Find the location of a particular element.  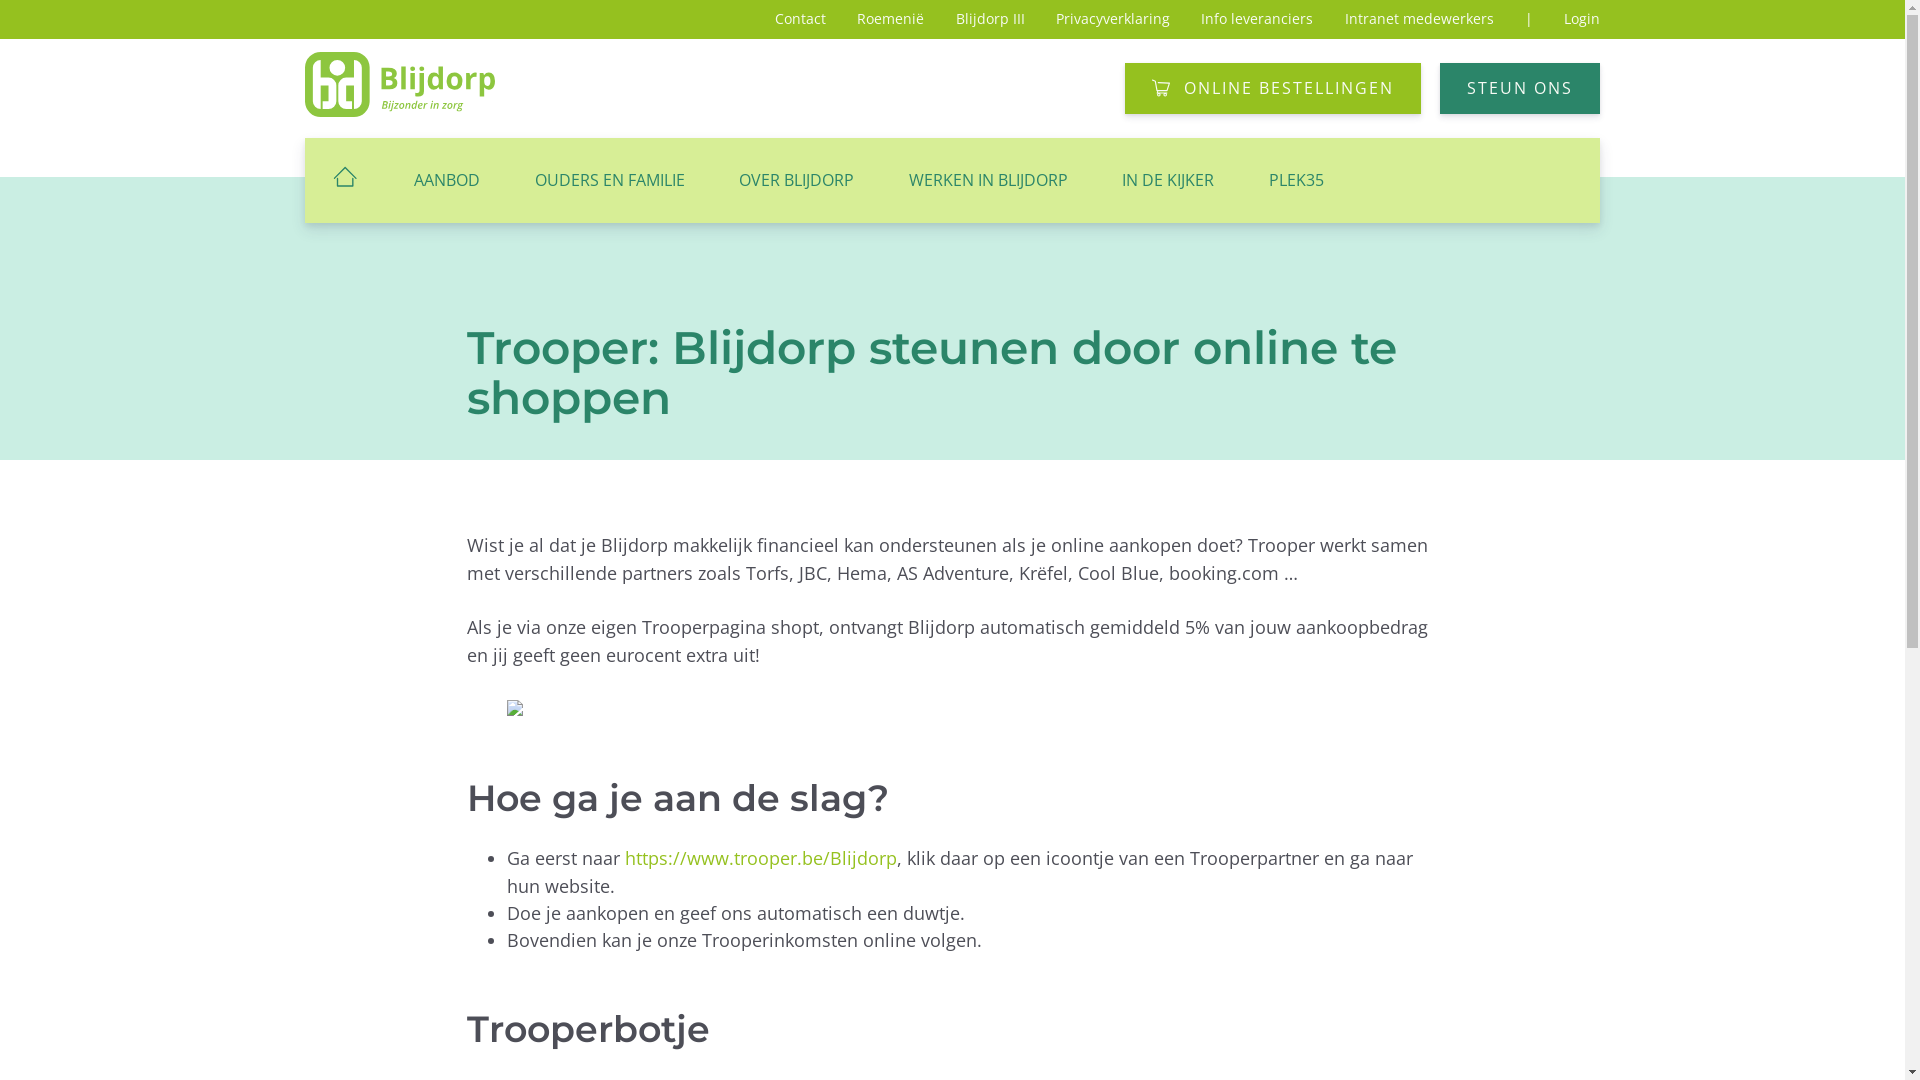

'PLEK35' is located at coordinates (1241, 180).